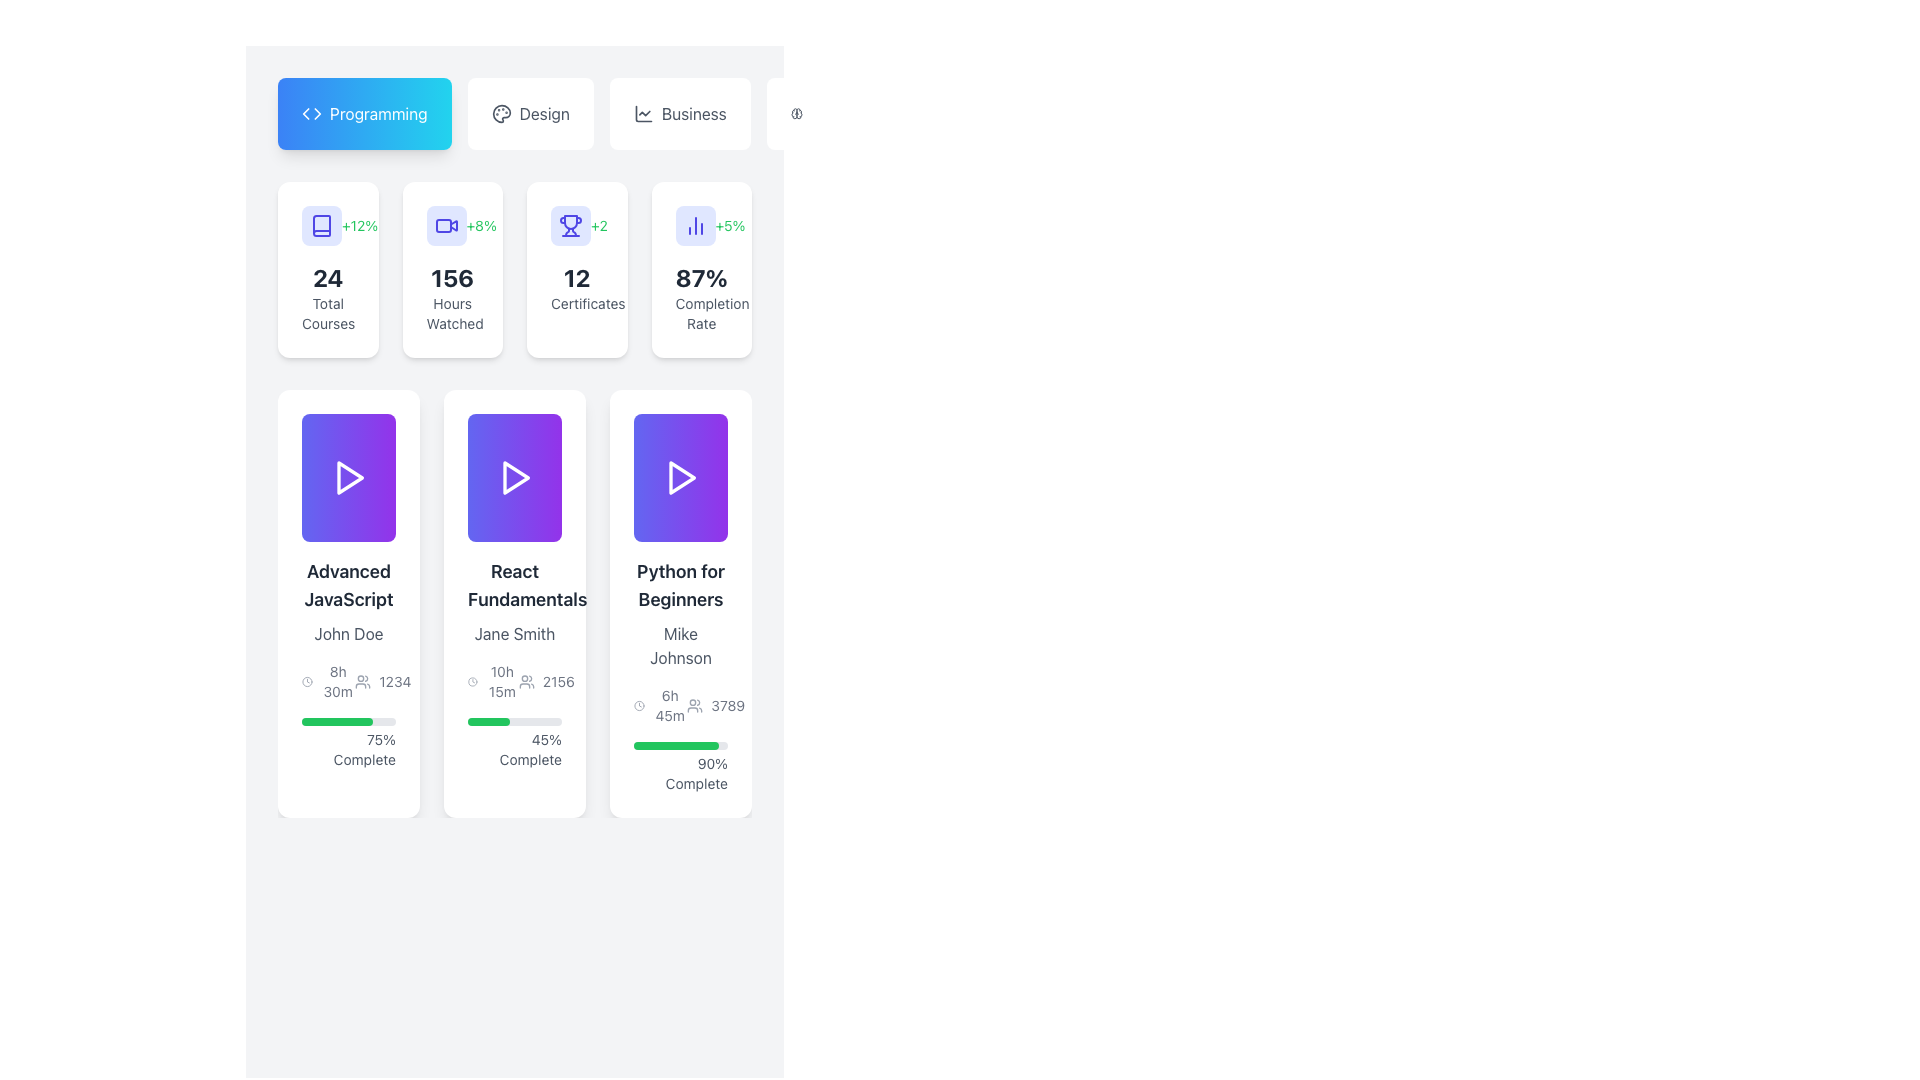  Describe the element at coordinates (544, 114) in the screenshot. I see `the text label displaying 'Design' in dark gray, located in the middle button of a navigation bar` at that location.